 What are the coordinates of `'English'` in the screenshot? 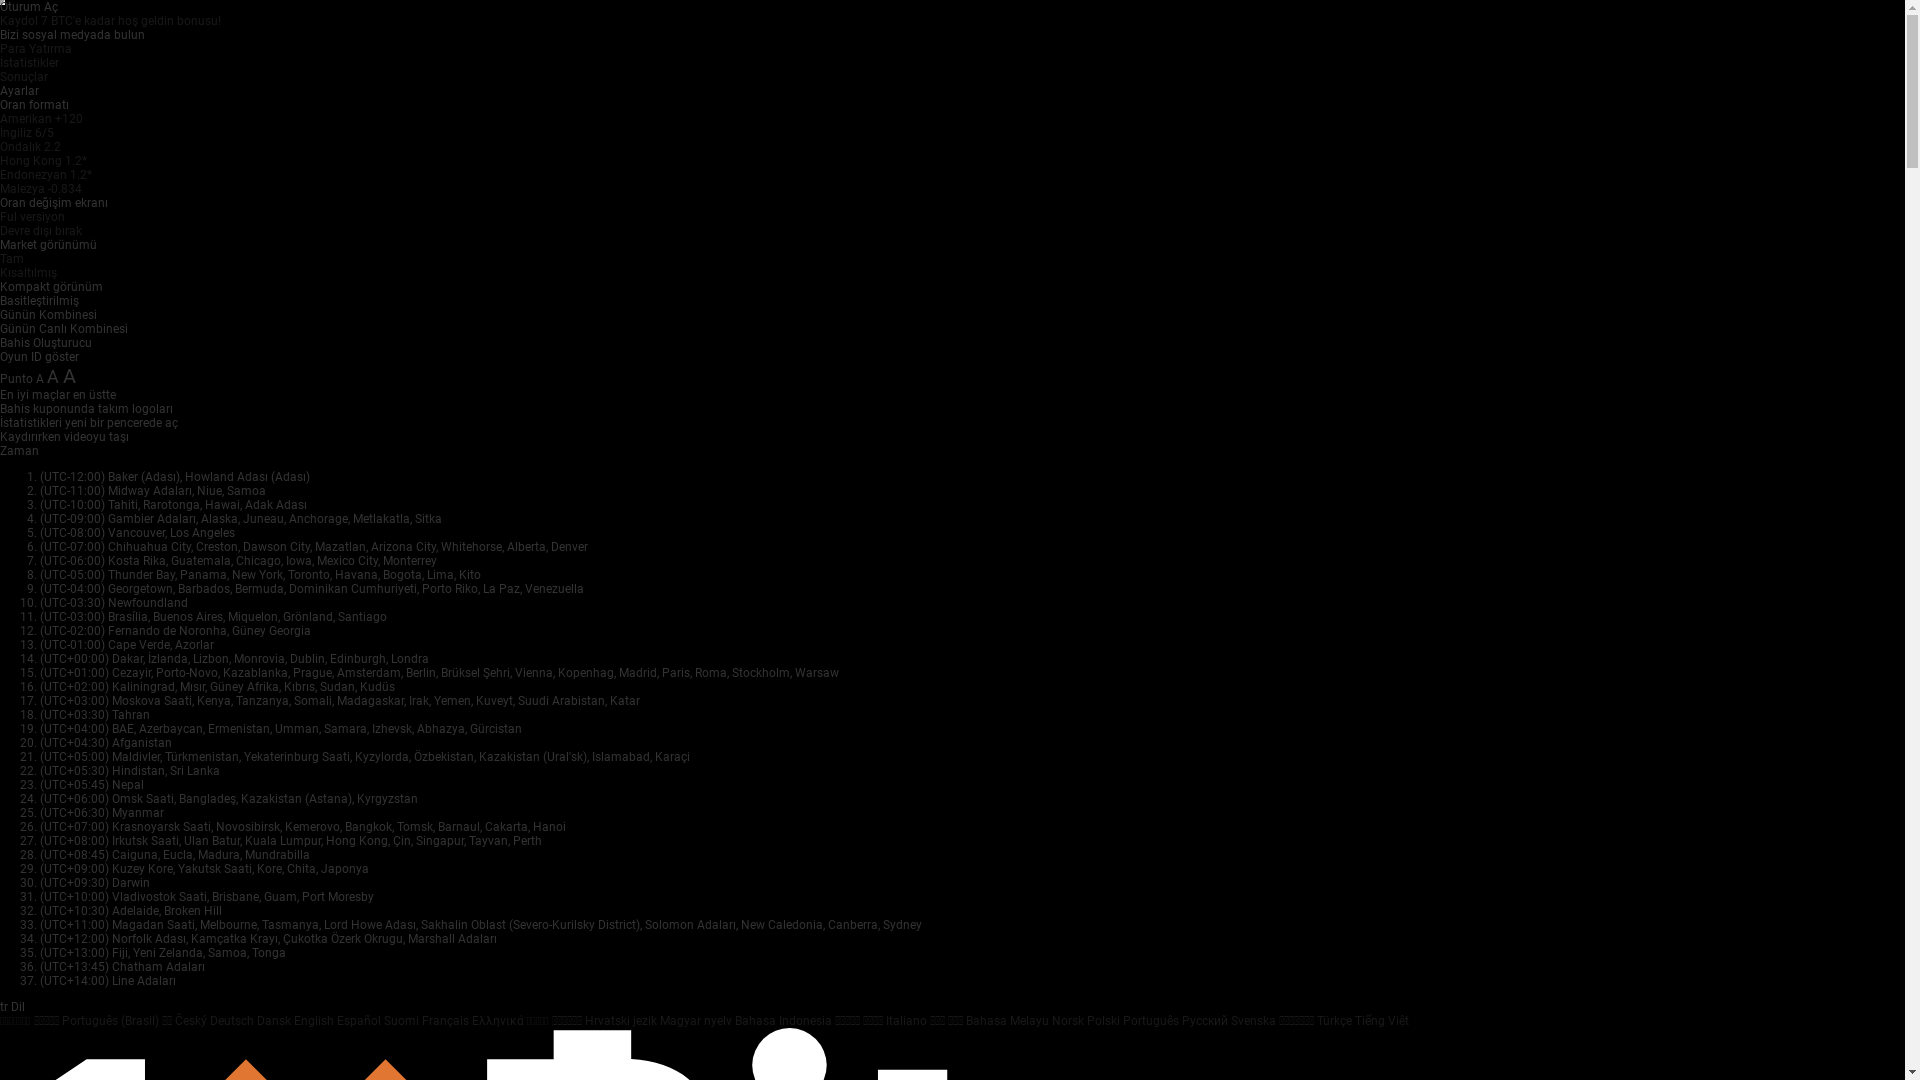 It's located at (314, 1021).